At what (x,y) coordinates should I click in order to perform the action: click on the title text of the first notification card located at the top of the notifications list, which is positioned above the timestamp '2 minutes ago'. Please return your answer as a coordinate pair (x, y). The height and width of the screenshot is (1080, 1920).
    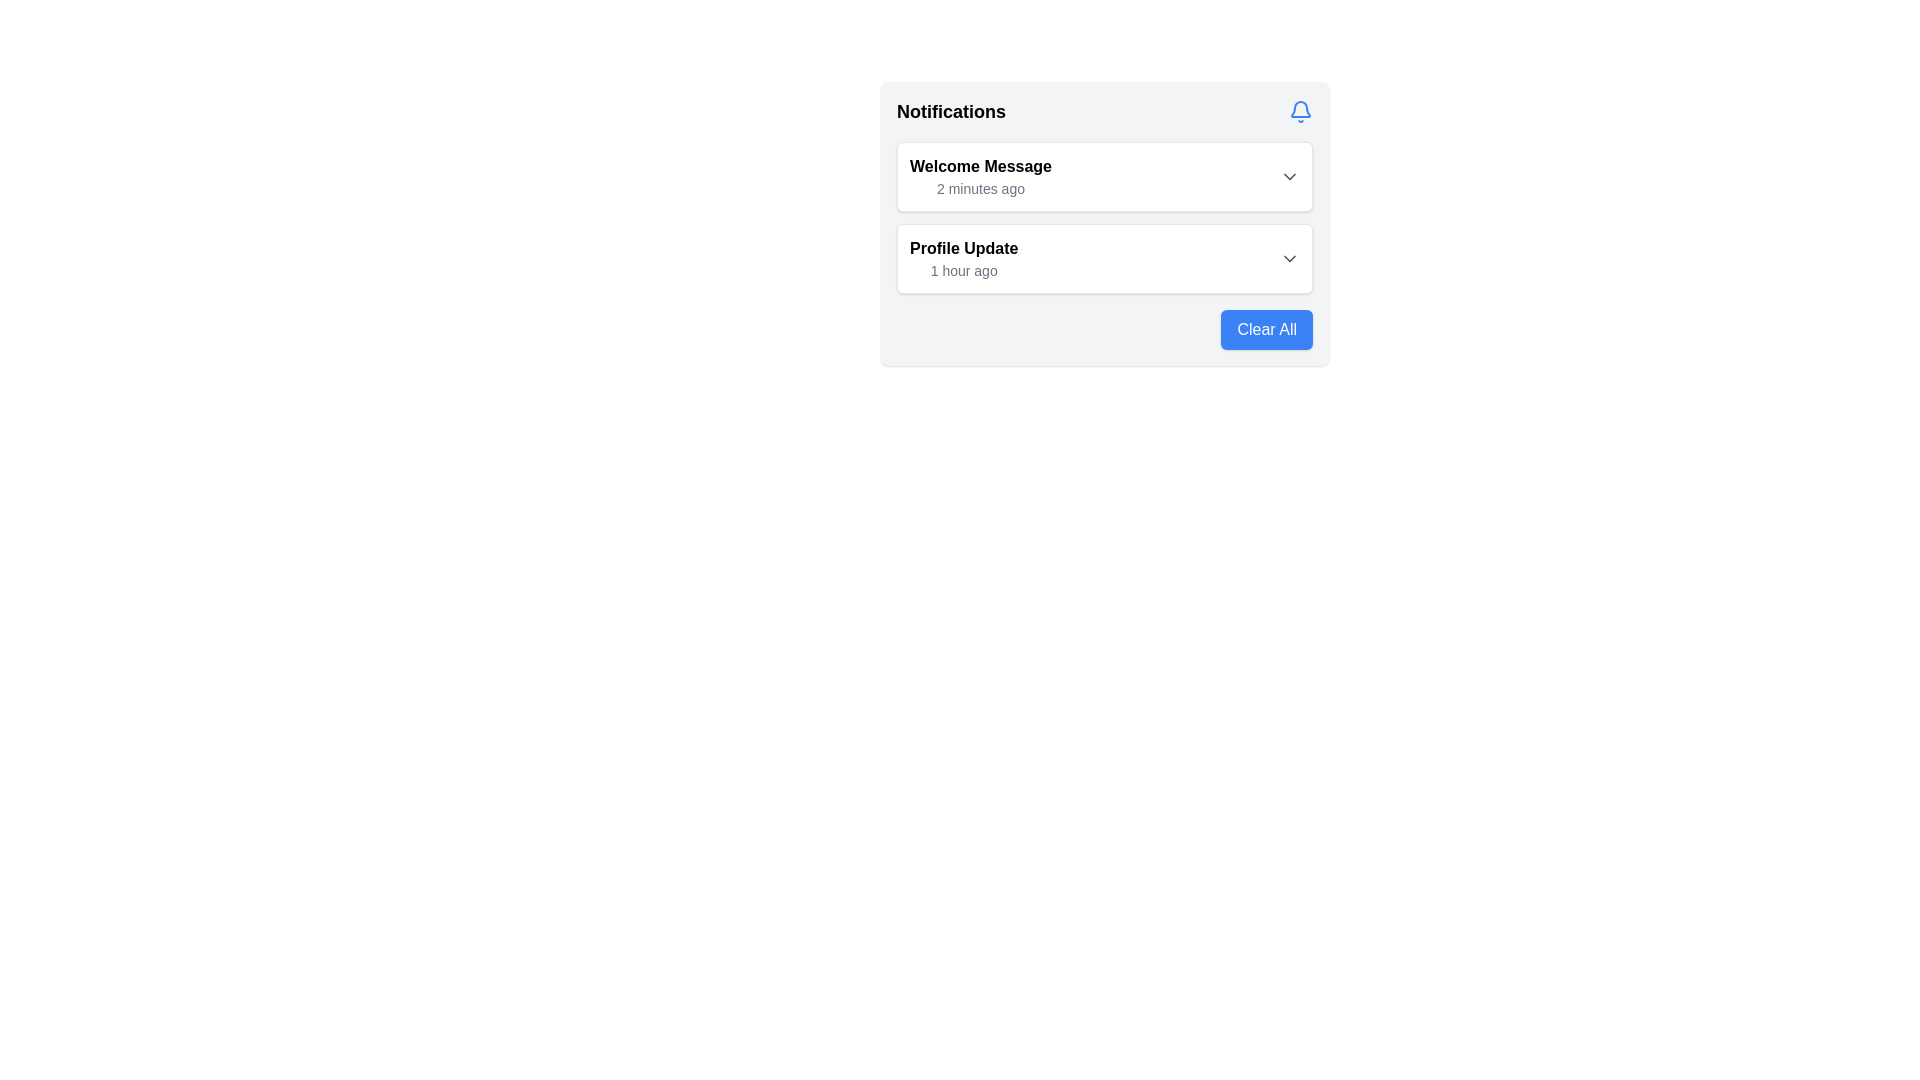
    Looking at the image, I should click on (980, 165).